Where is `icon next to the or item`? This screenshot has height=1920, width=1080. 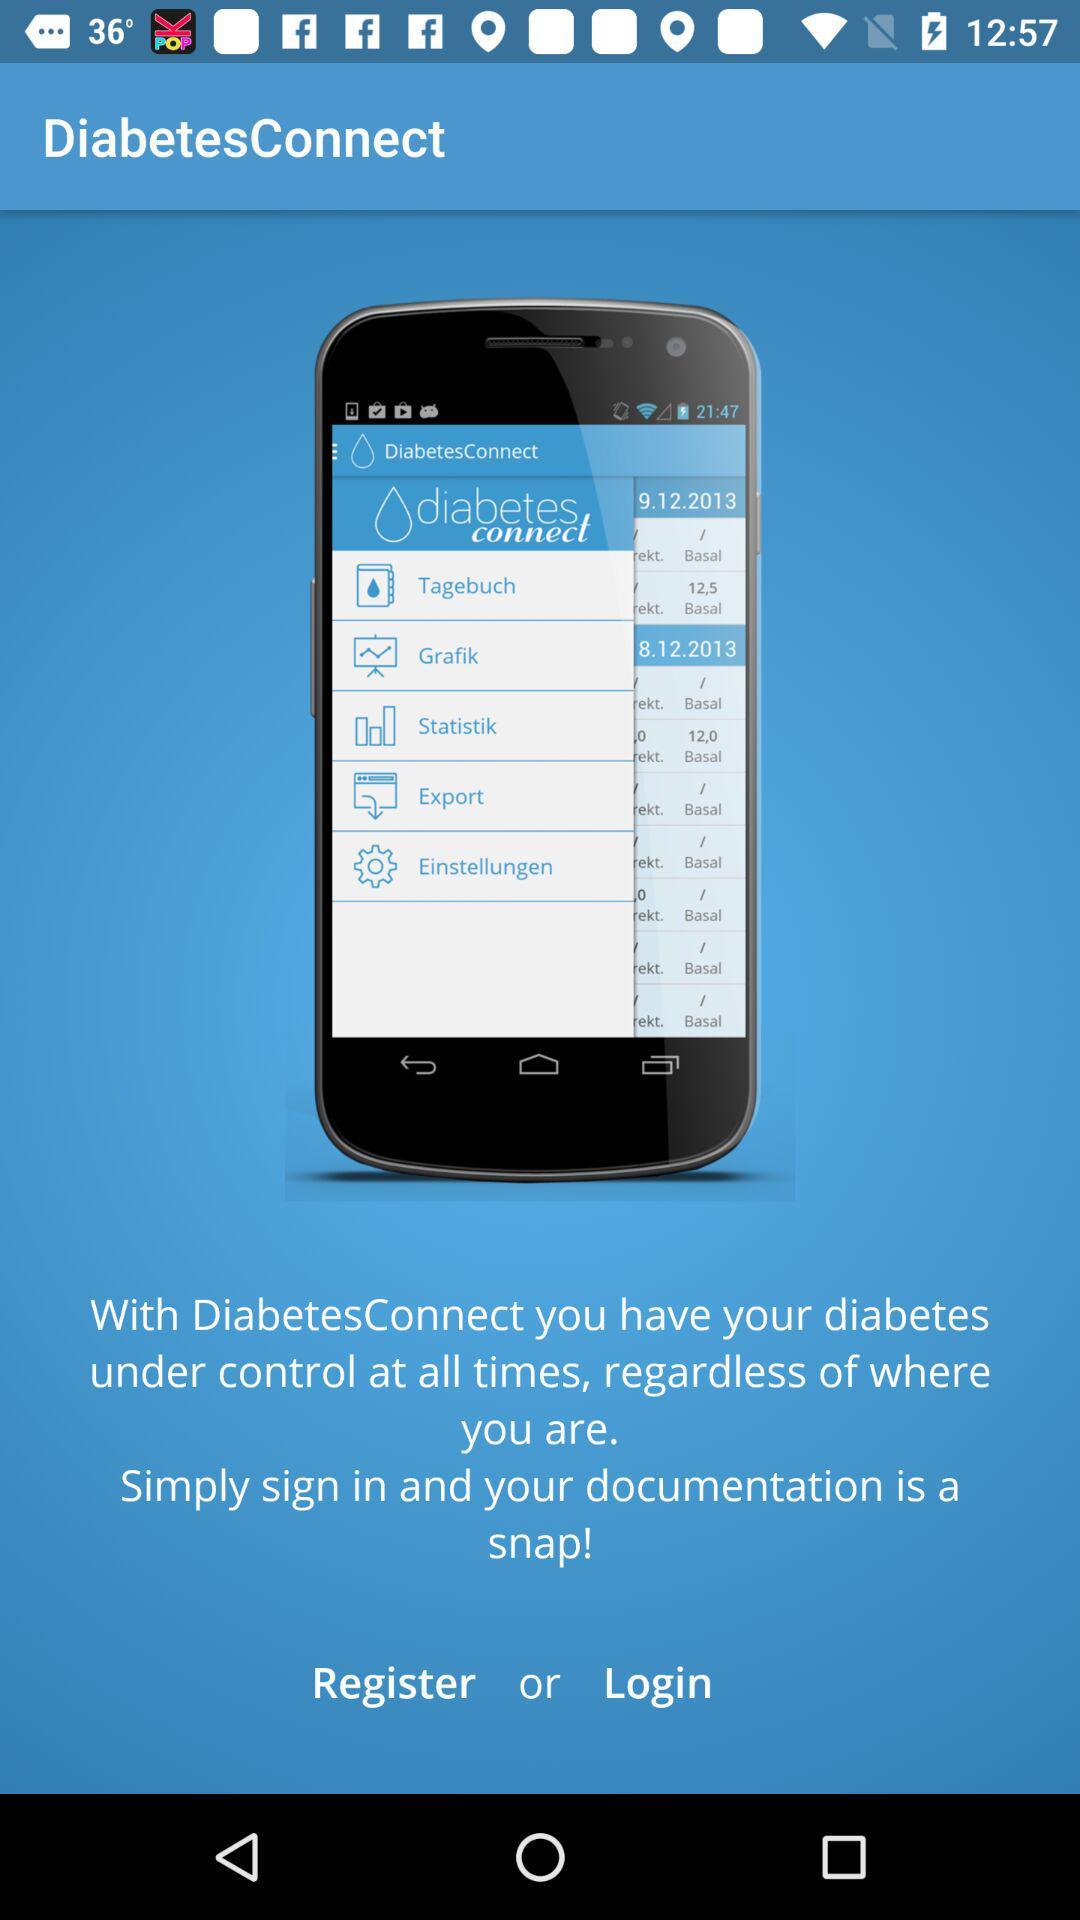 icon next to the or item is located at coordinates (658, 1680).